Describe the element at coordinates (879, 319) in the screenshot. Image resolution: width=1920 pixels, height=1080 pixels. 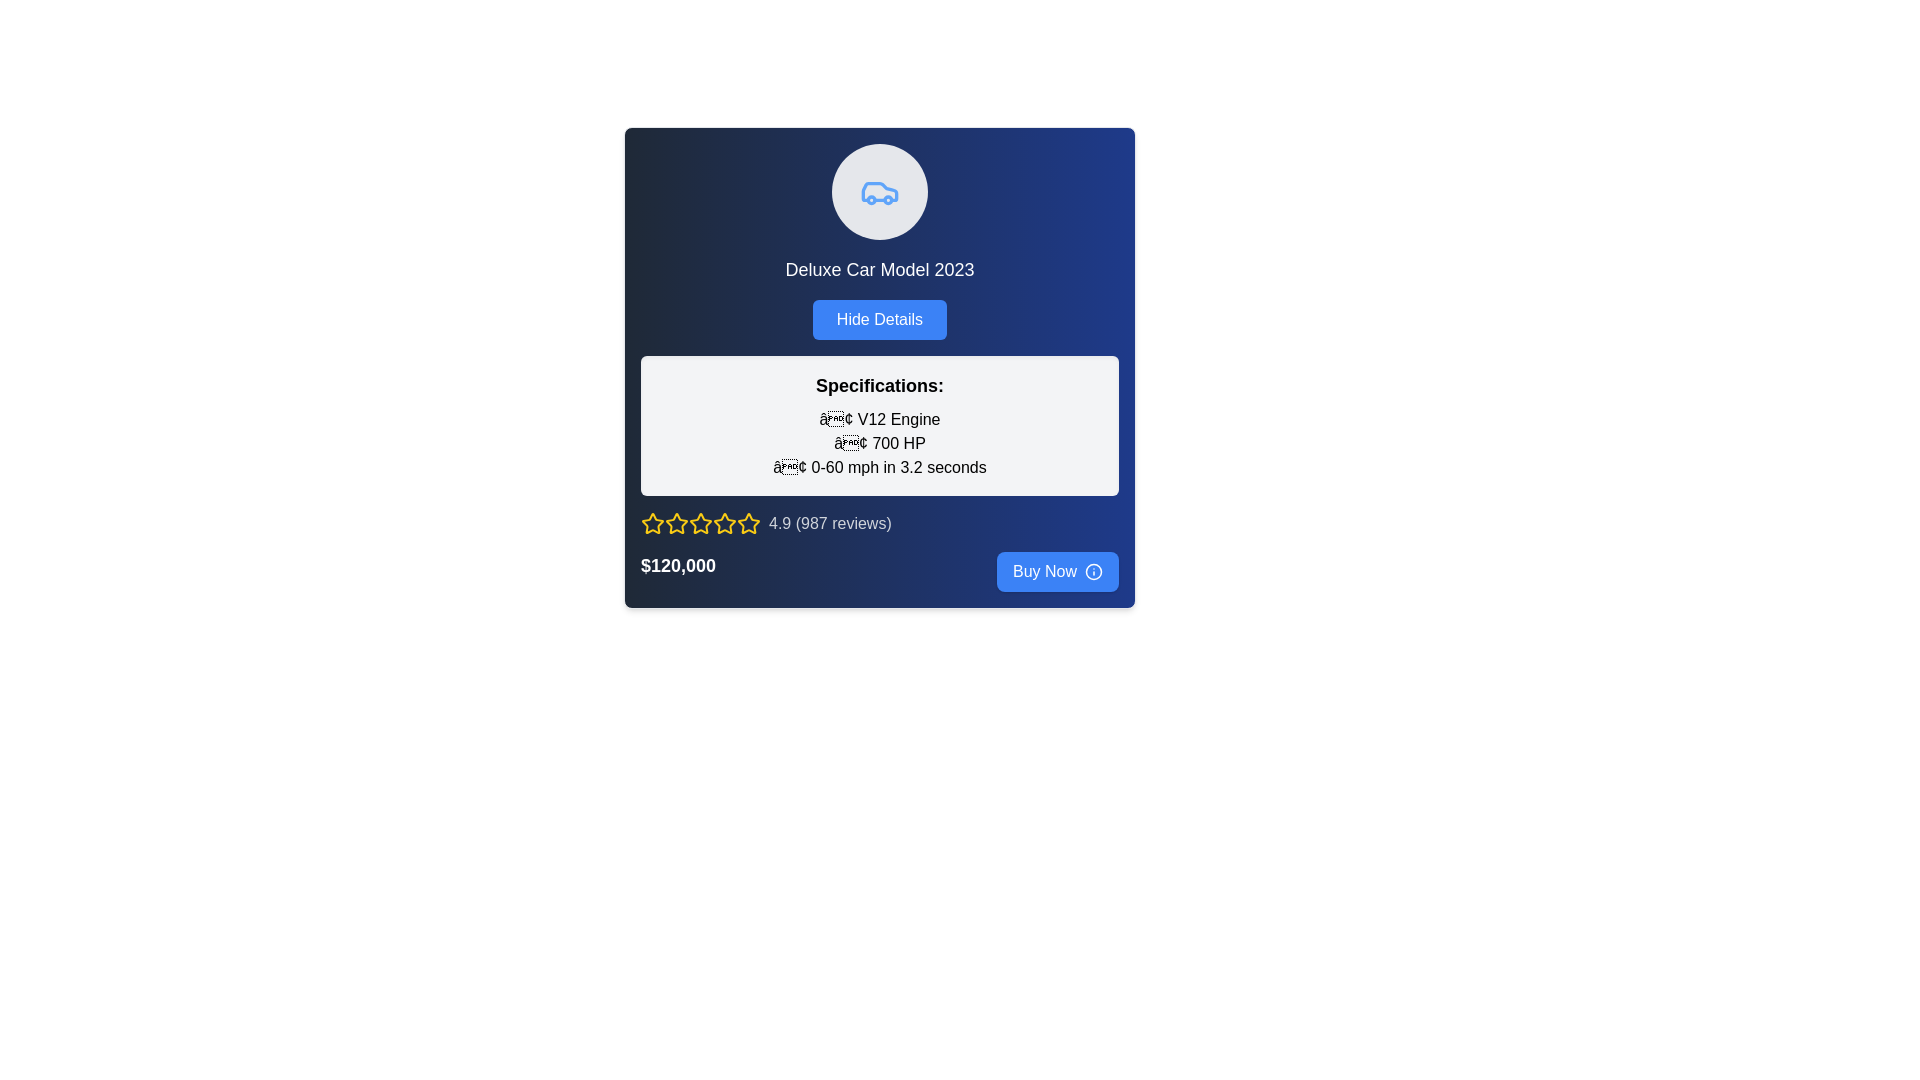
I see `the rectangular button with a blue background and white text reading 'Hide Details' located below the text 'Deluxe Car Model 2023'` at that location.